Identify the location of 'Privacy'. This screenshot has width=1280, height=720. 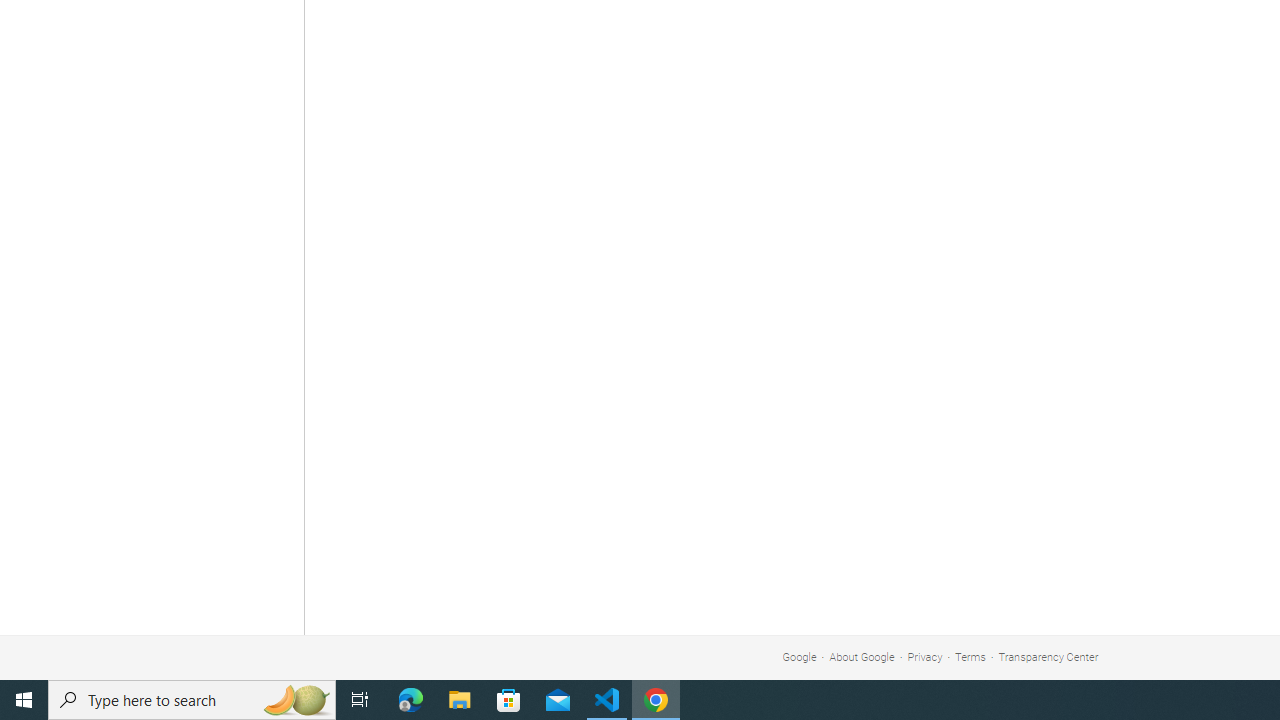
(924, 657).